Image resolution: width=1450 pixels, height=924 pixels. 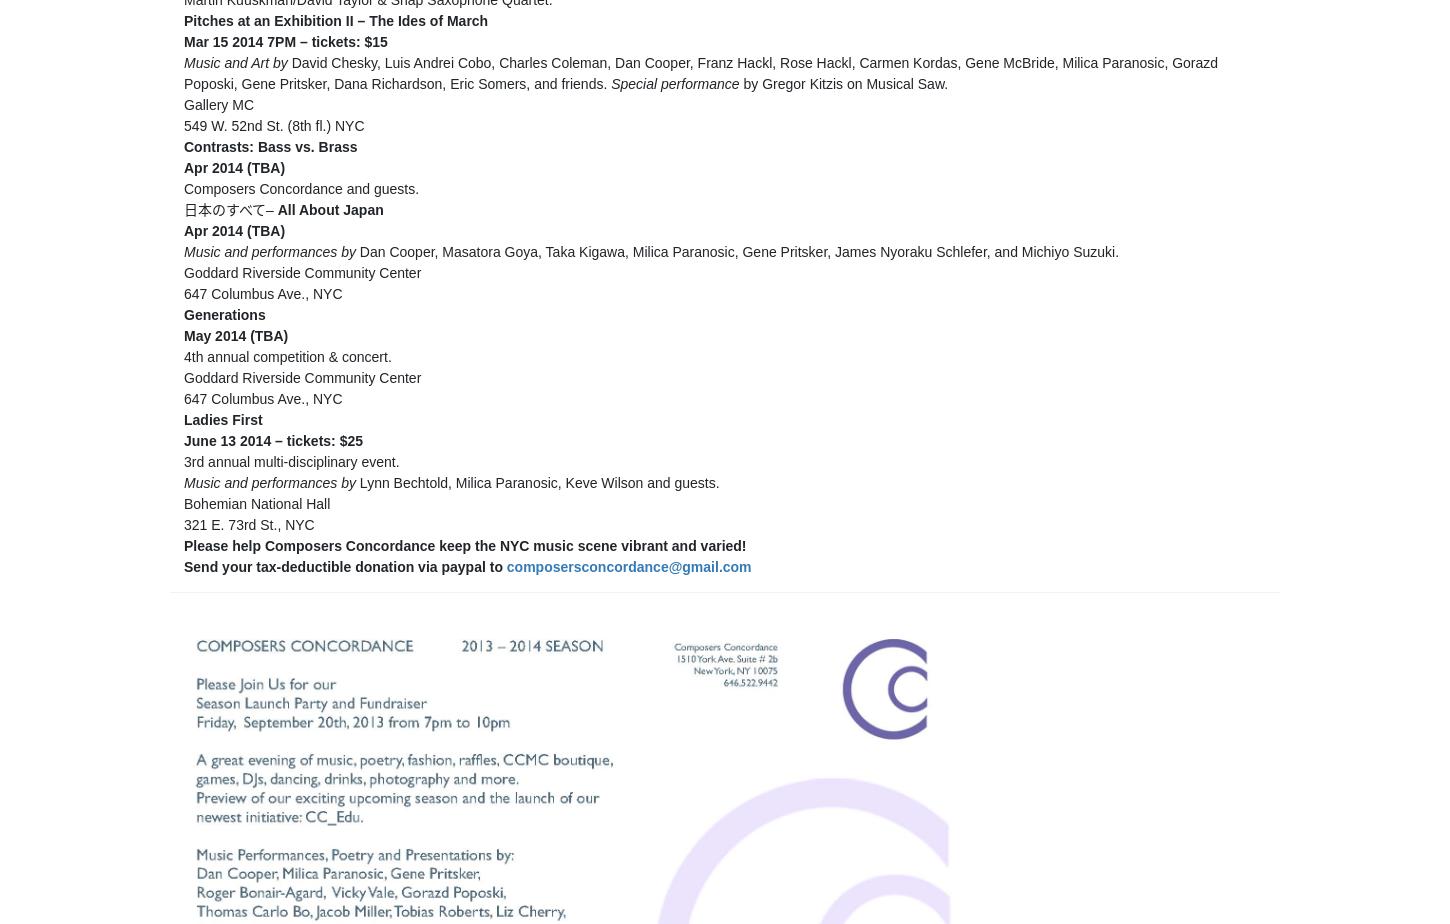 What do you see at coordinates (335, 20) in the screenshot?
I see `'Pitches at an Exhibition II – The Ides of March'` at bounding box center [335, 20].